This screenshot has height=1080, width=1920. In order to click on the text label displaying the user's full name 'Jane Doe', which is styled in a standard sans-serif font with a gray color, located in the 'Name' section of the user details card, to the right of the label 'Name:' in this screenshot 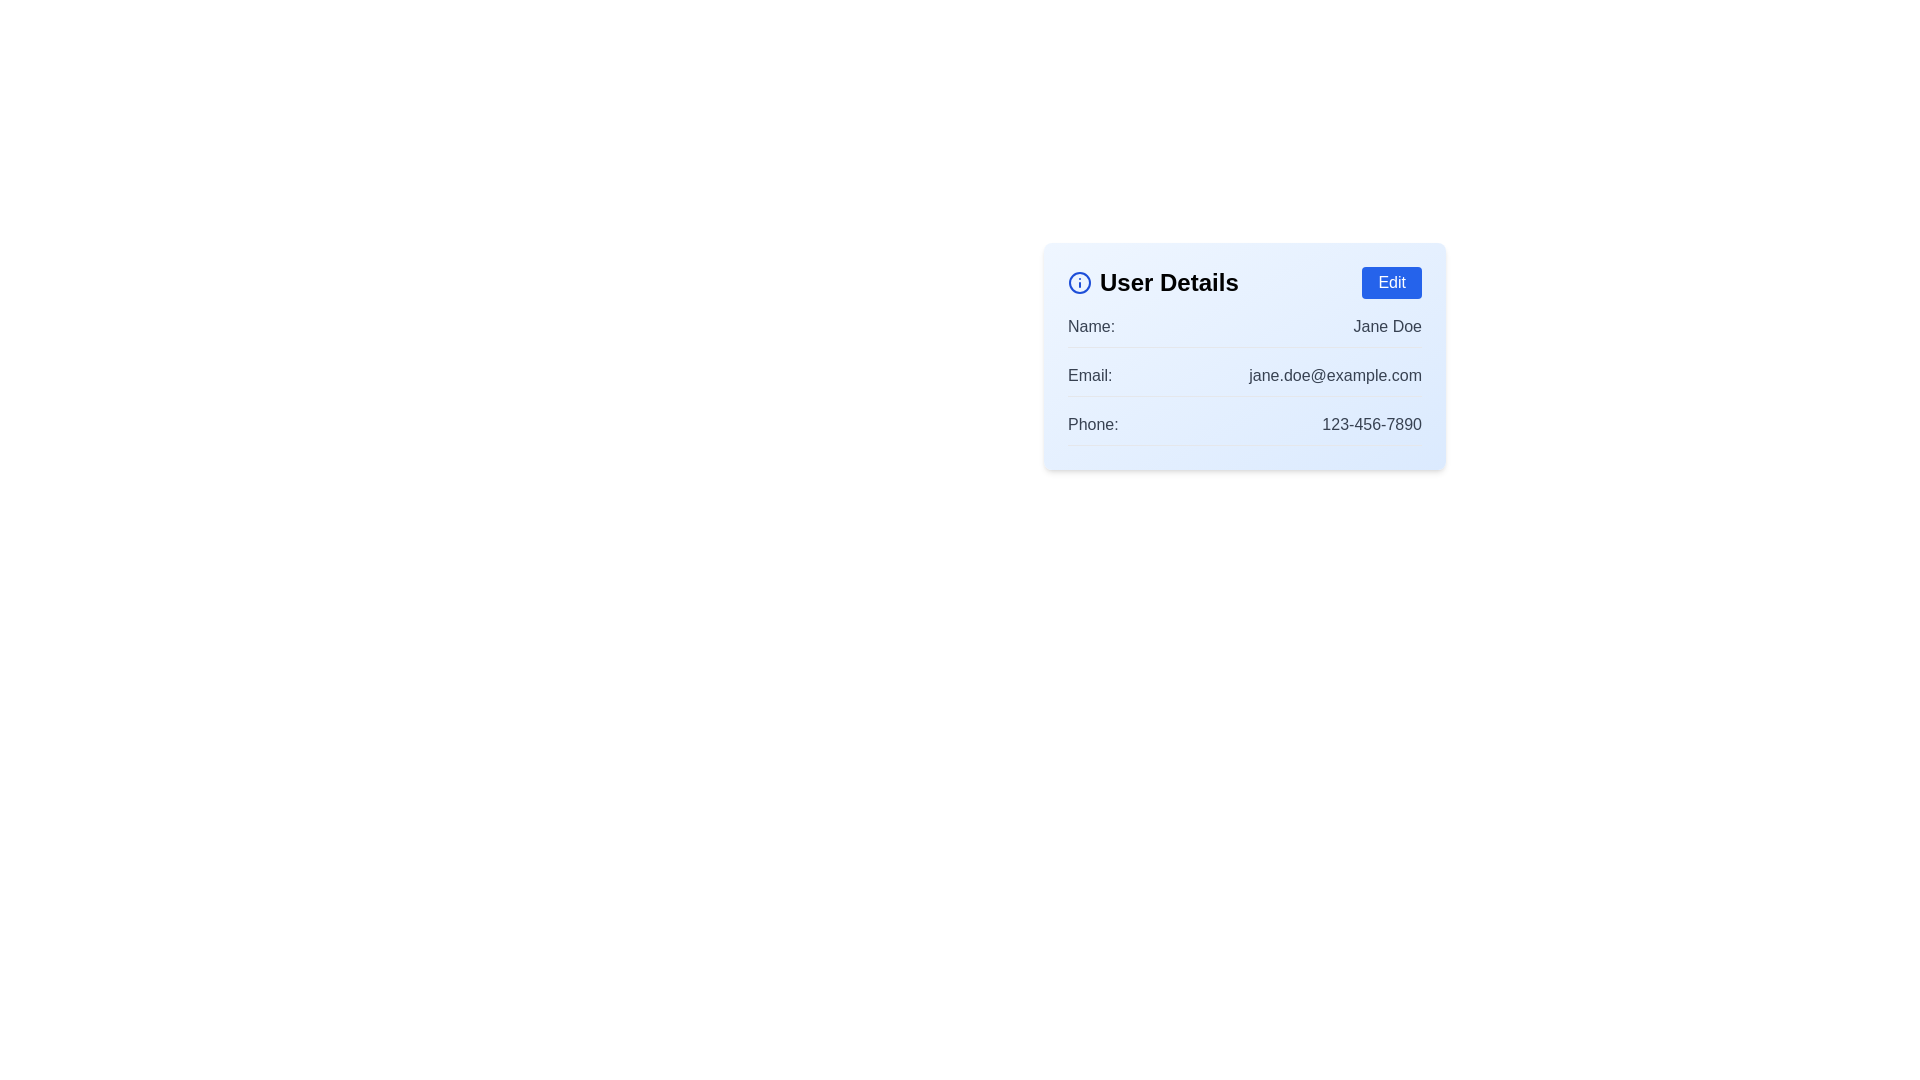, I will do `click(1386, 326)`.